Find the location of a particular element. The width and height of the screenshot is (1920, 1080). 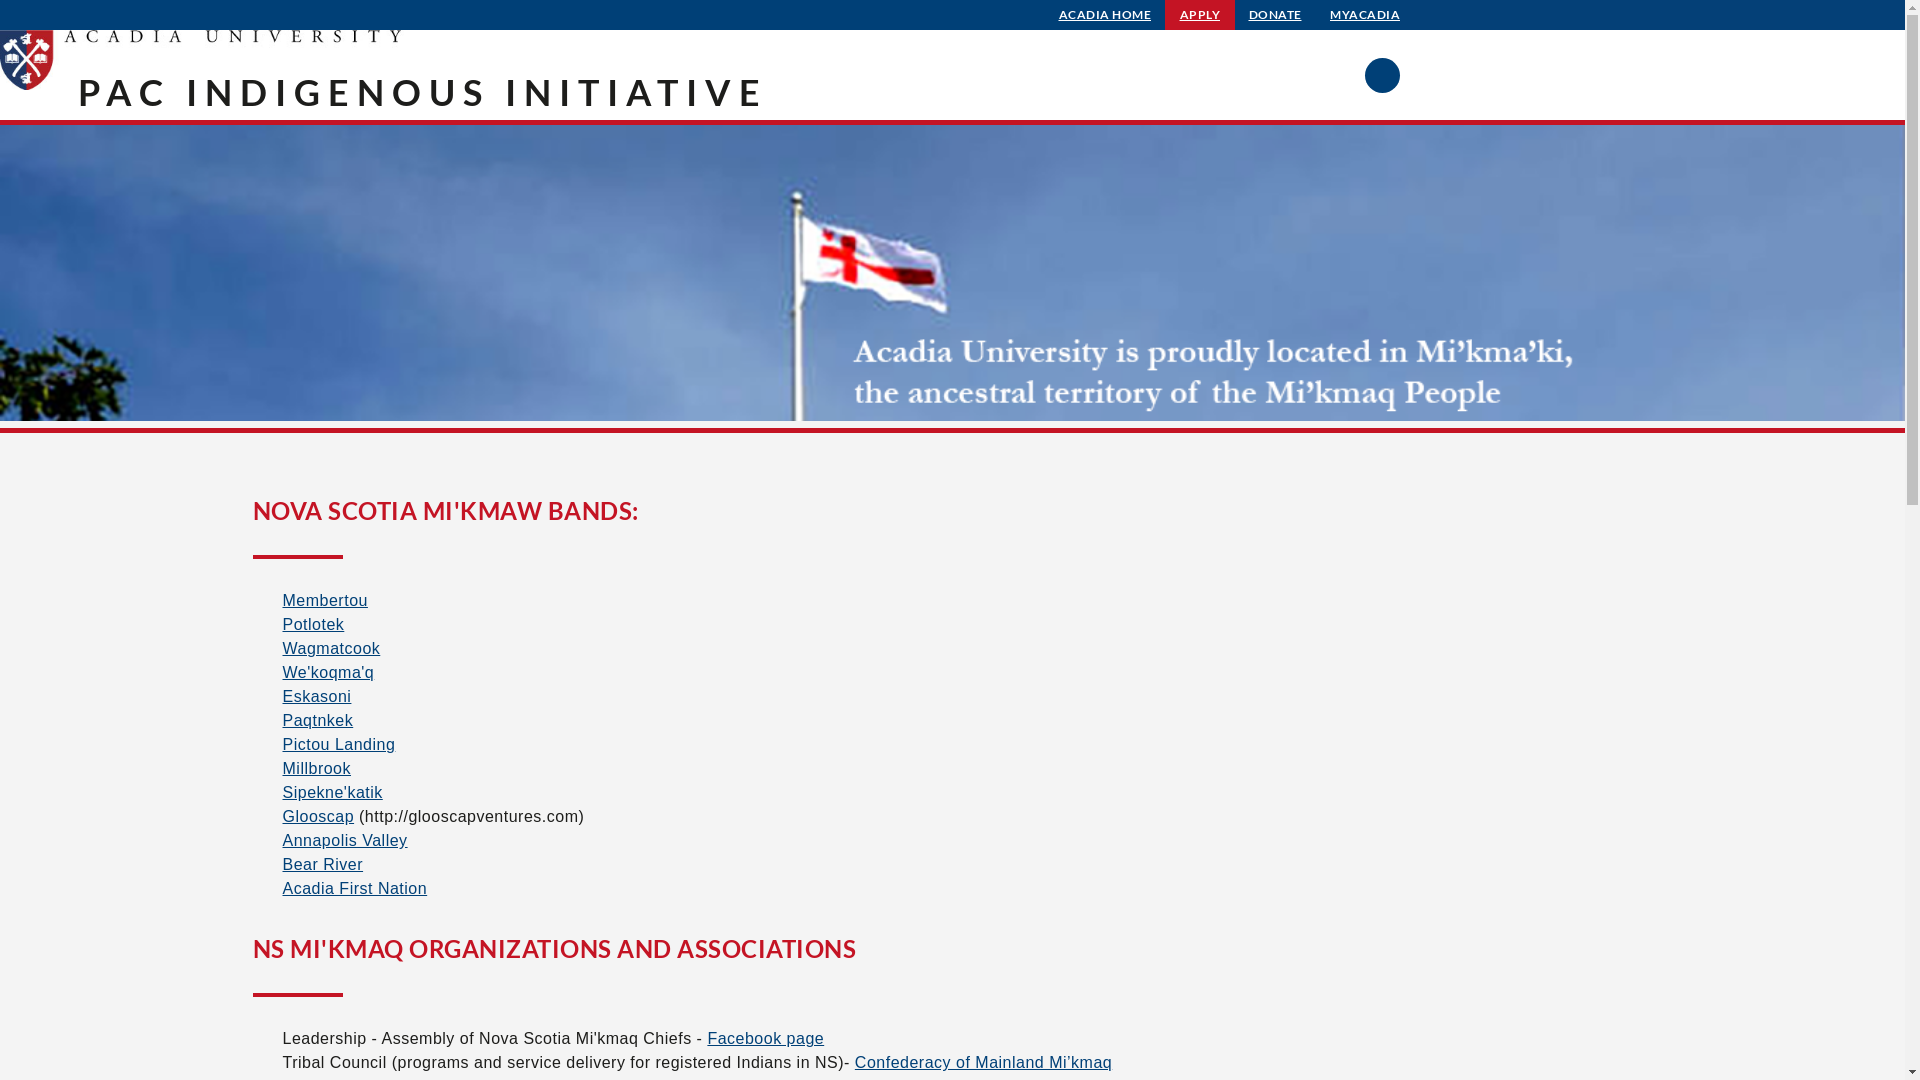

'We'koqma'q' is located at coordinates (327, 672).